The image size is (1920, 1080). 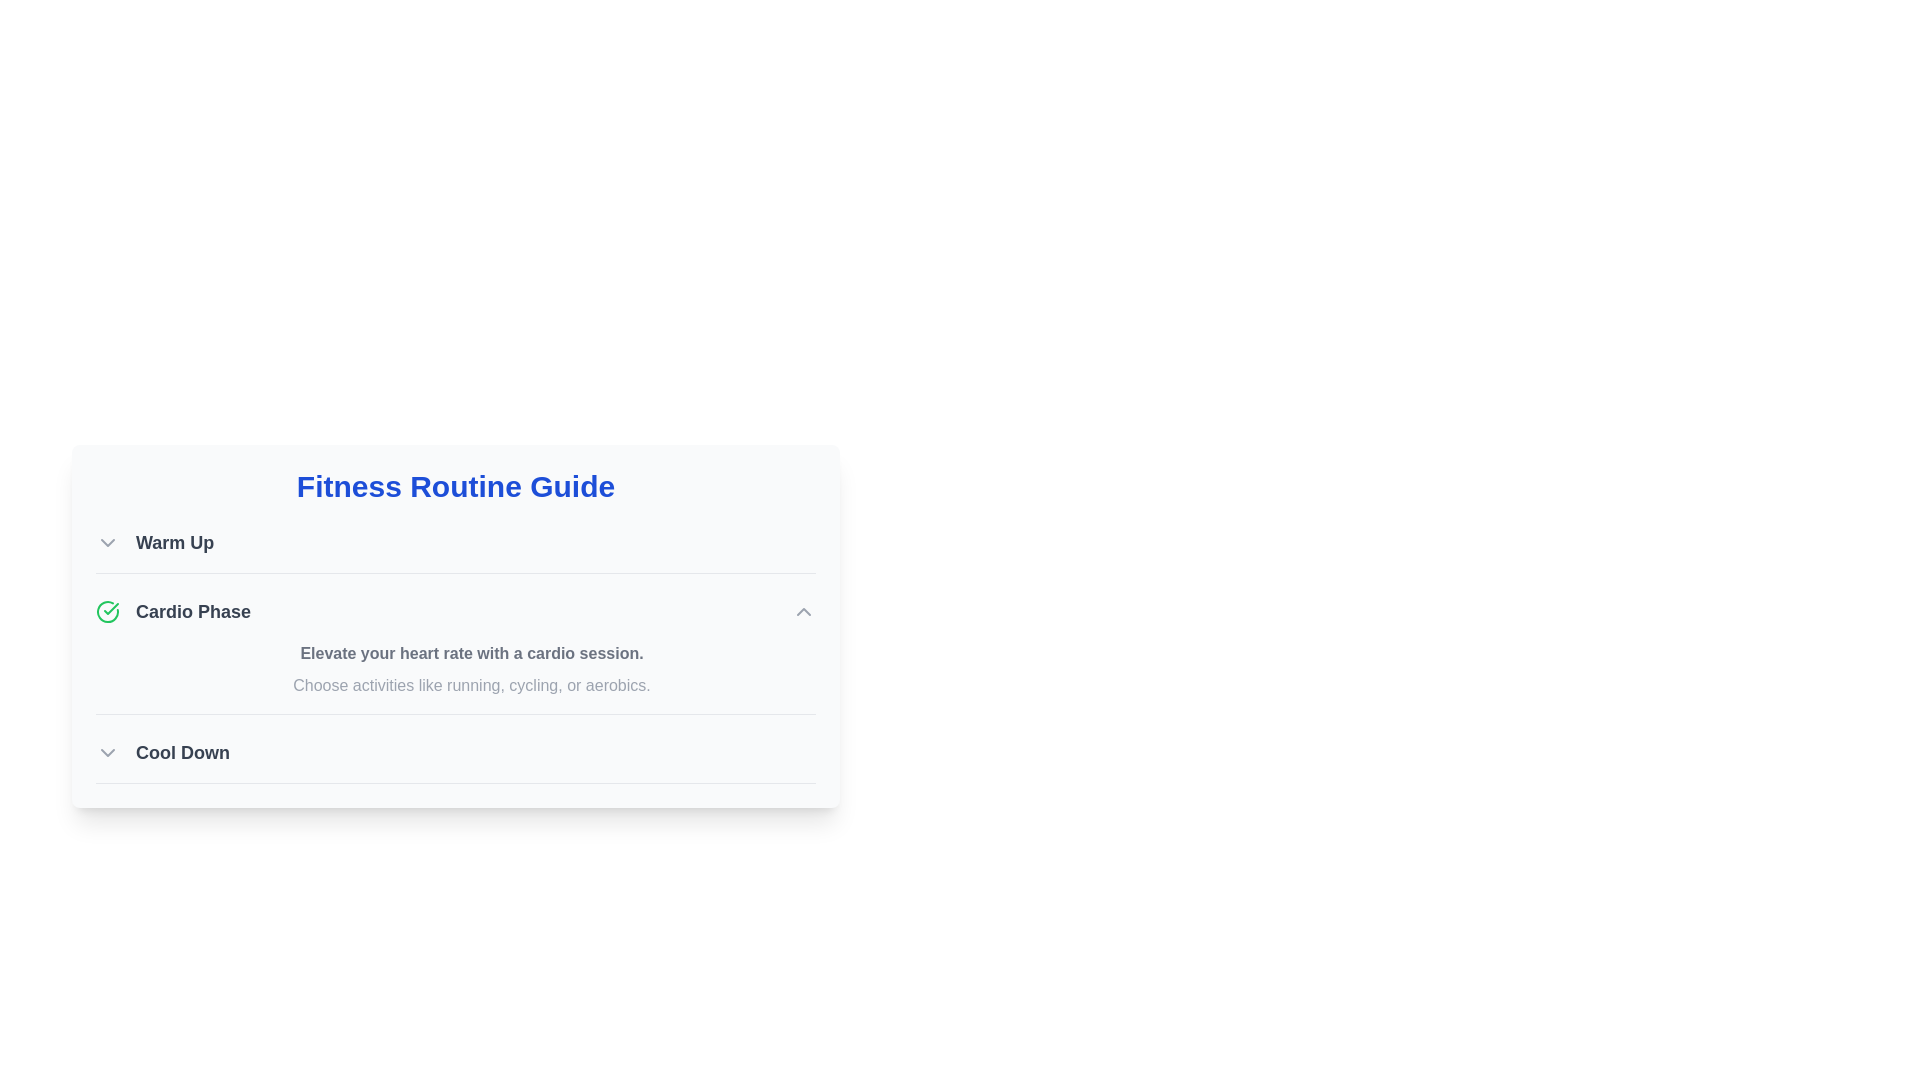 I want to click on the text block element containing the lines 'Elevate your heart rate with a cardio session.' and 'Choose activities like running, cycling, or aerobics.' positioned below the 'Cardio Phase' title, so click(x=470, y=670).